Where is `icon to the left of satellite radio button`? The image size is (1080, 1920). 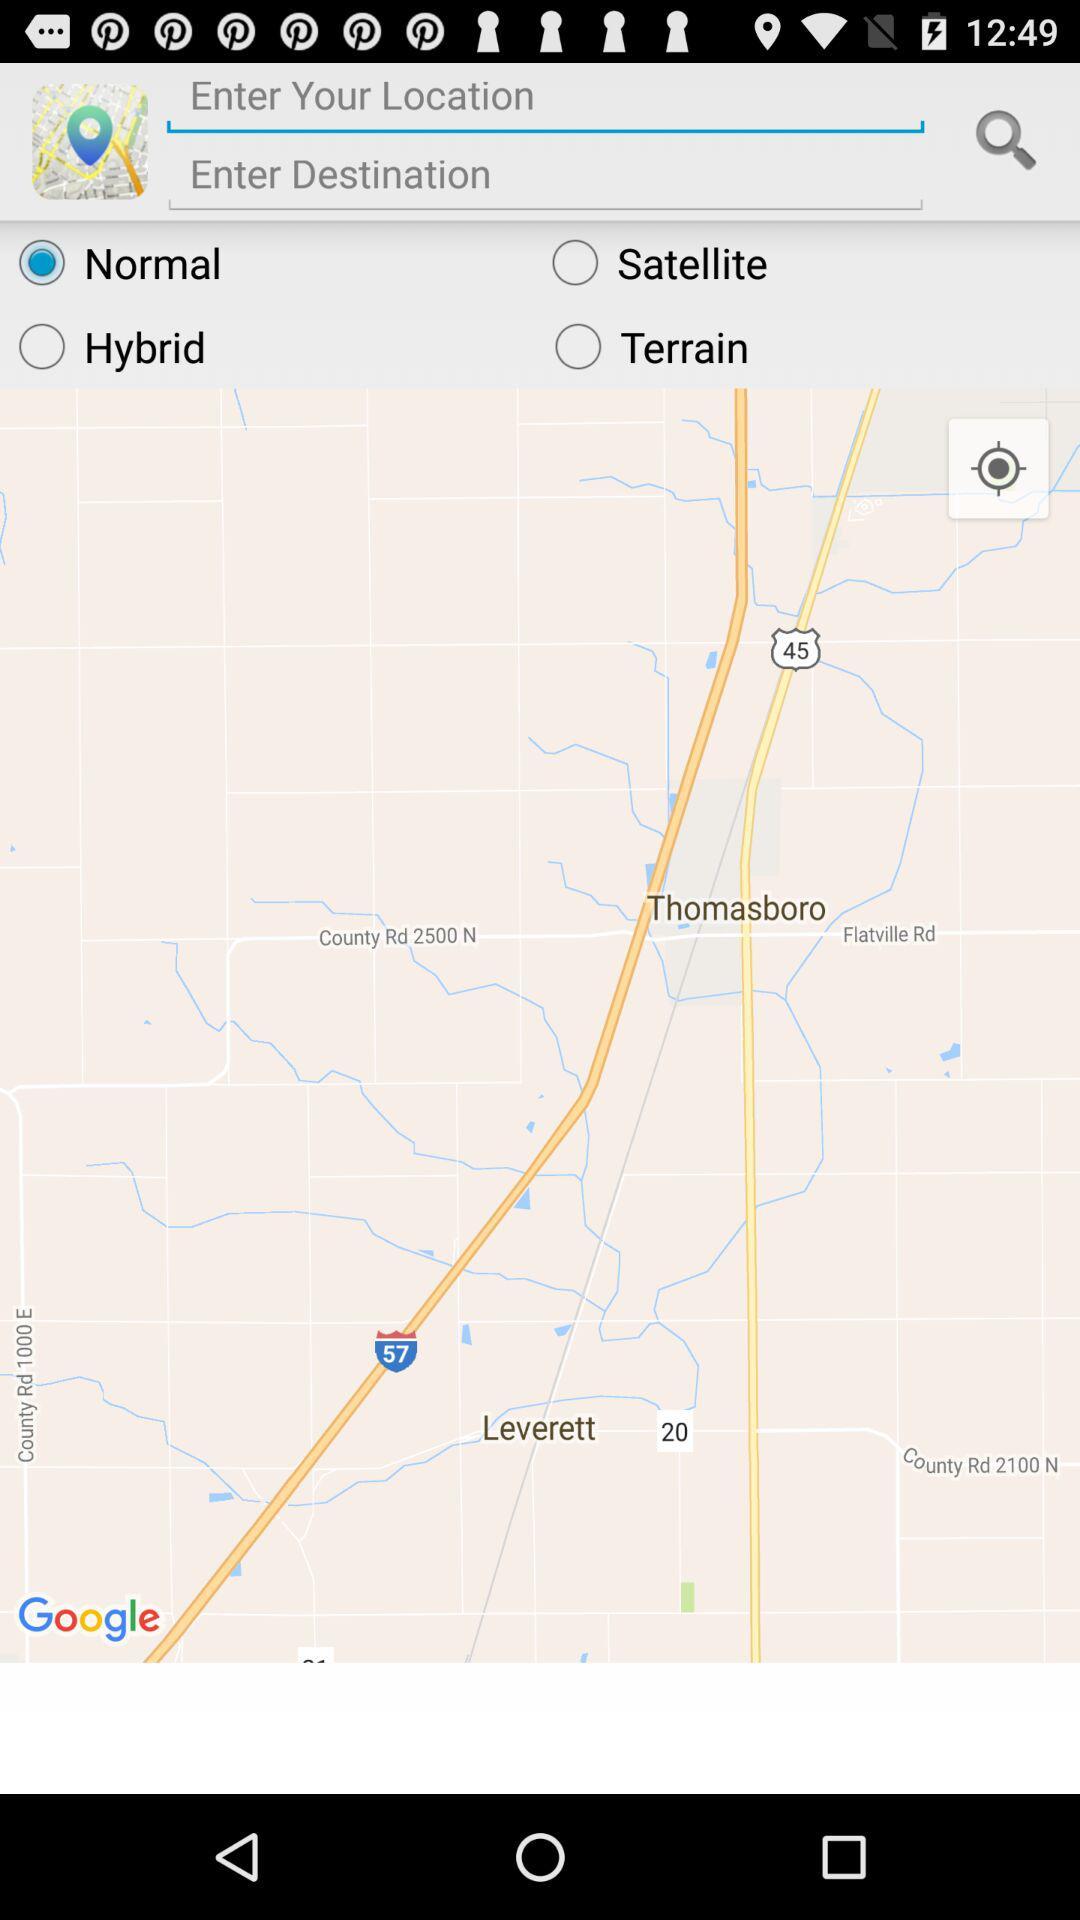
icon to the left of satellite radio button is located at coordinates (265, 261).